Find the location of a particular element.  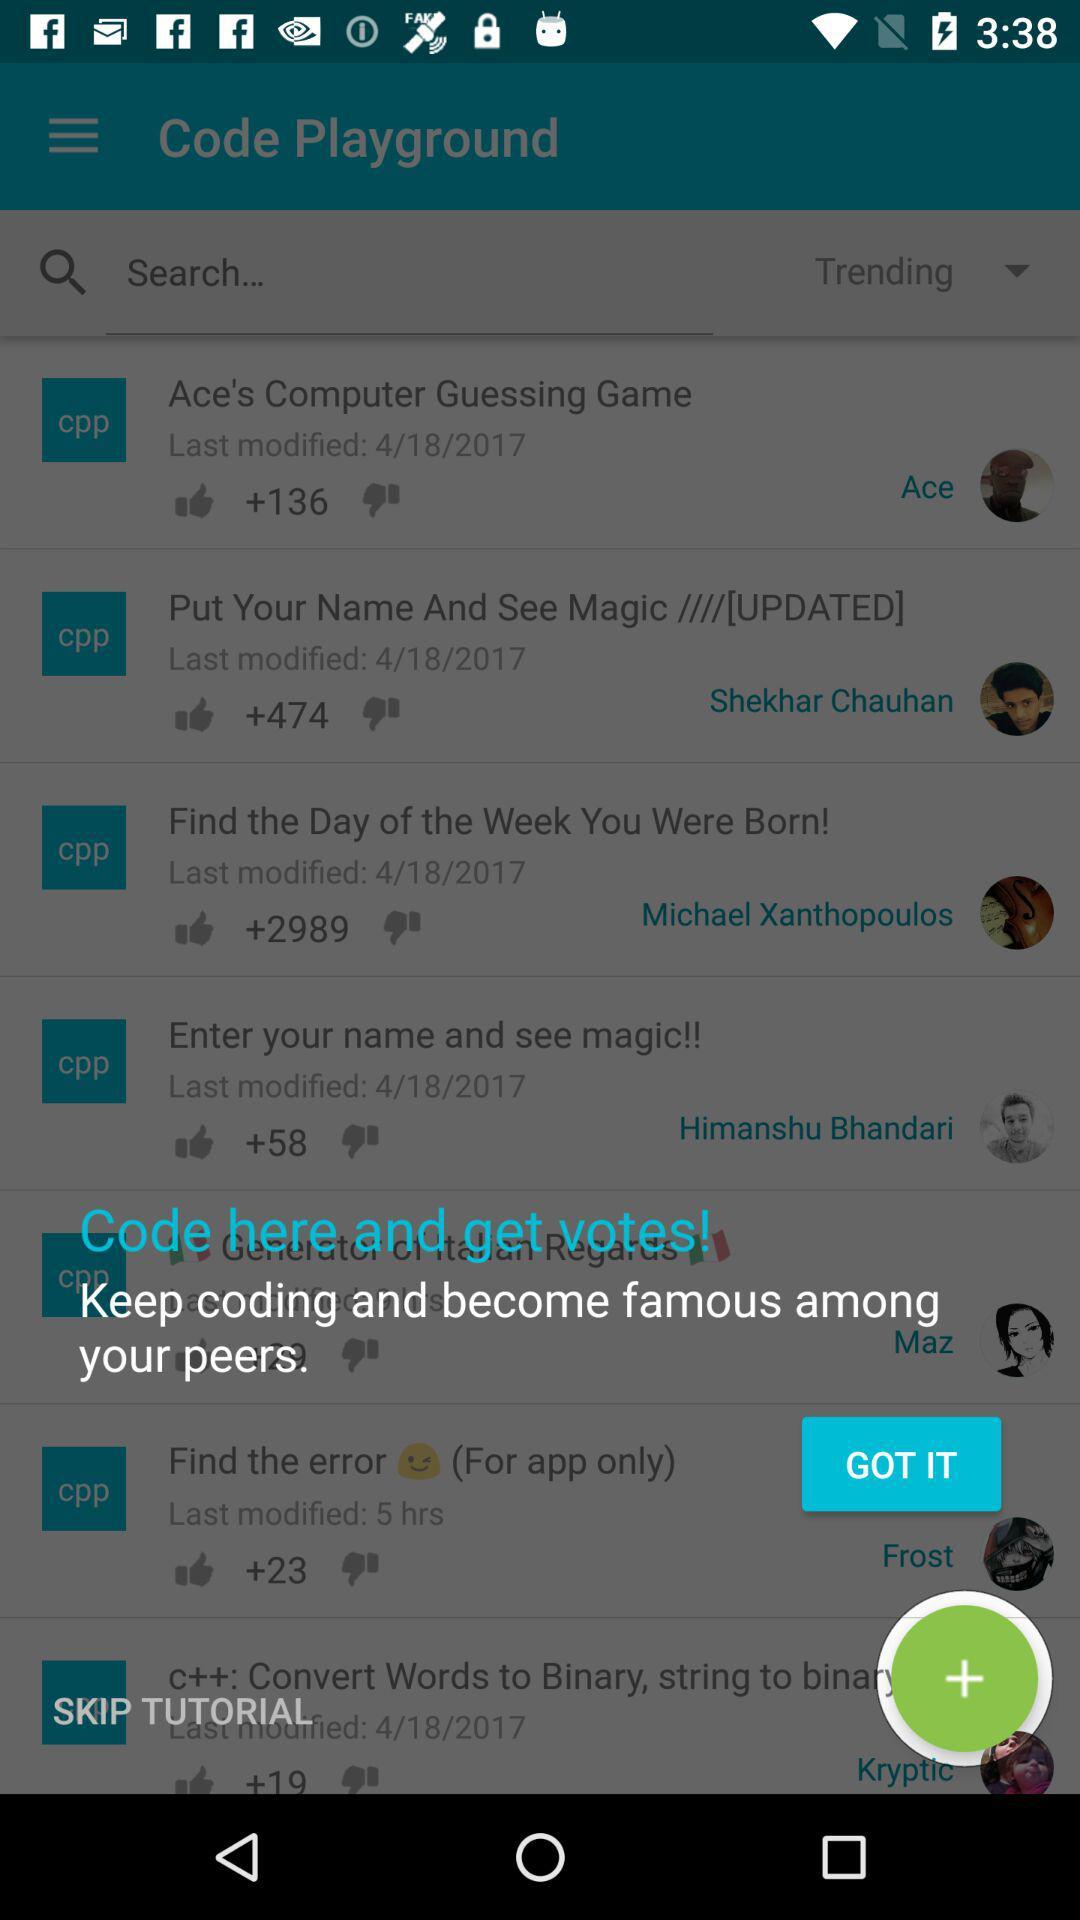

the image which is right to the shekhar chauhan is located at coordinates (1017, 699).